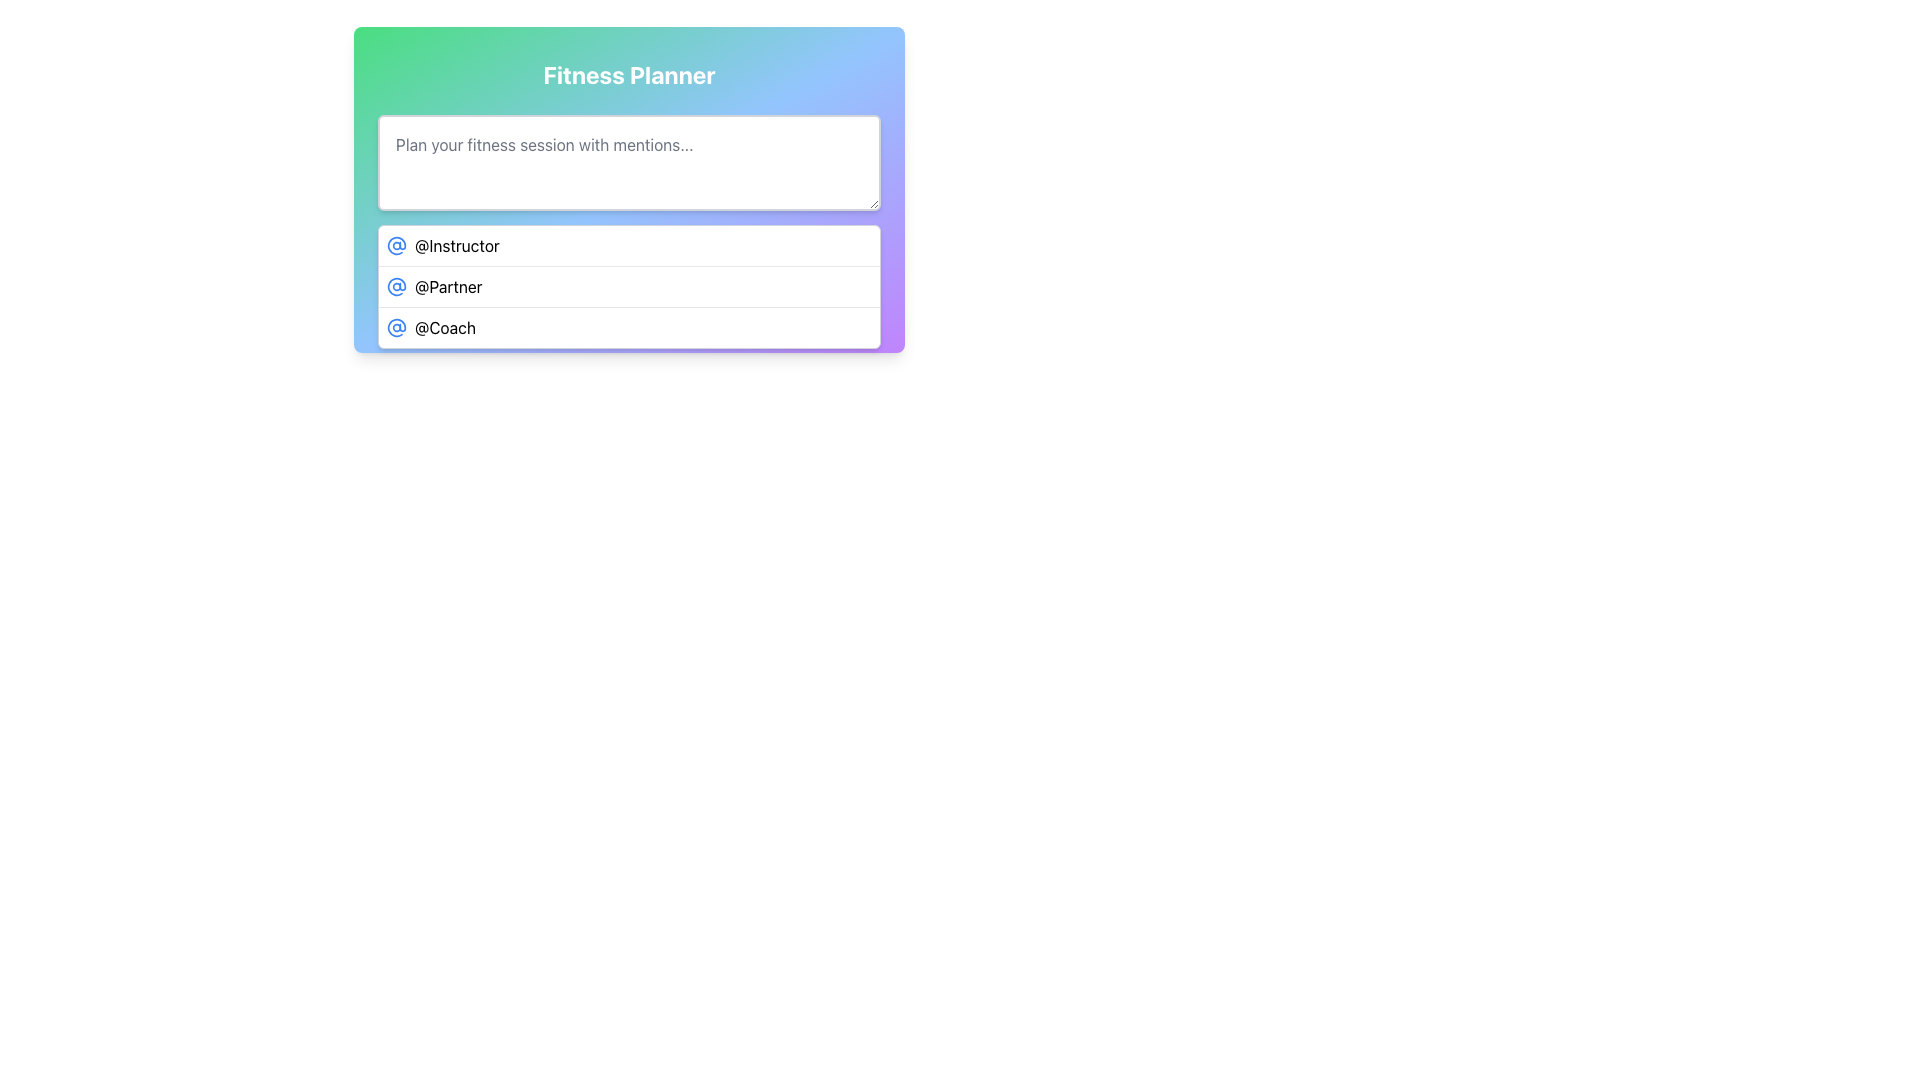  What do you see at coordinates (426, 300) in the screenshot?
I see `the icon located within the 'Assign' button, which serves as a visual indicator preceding the button's text` at bounding box center [426, 300].